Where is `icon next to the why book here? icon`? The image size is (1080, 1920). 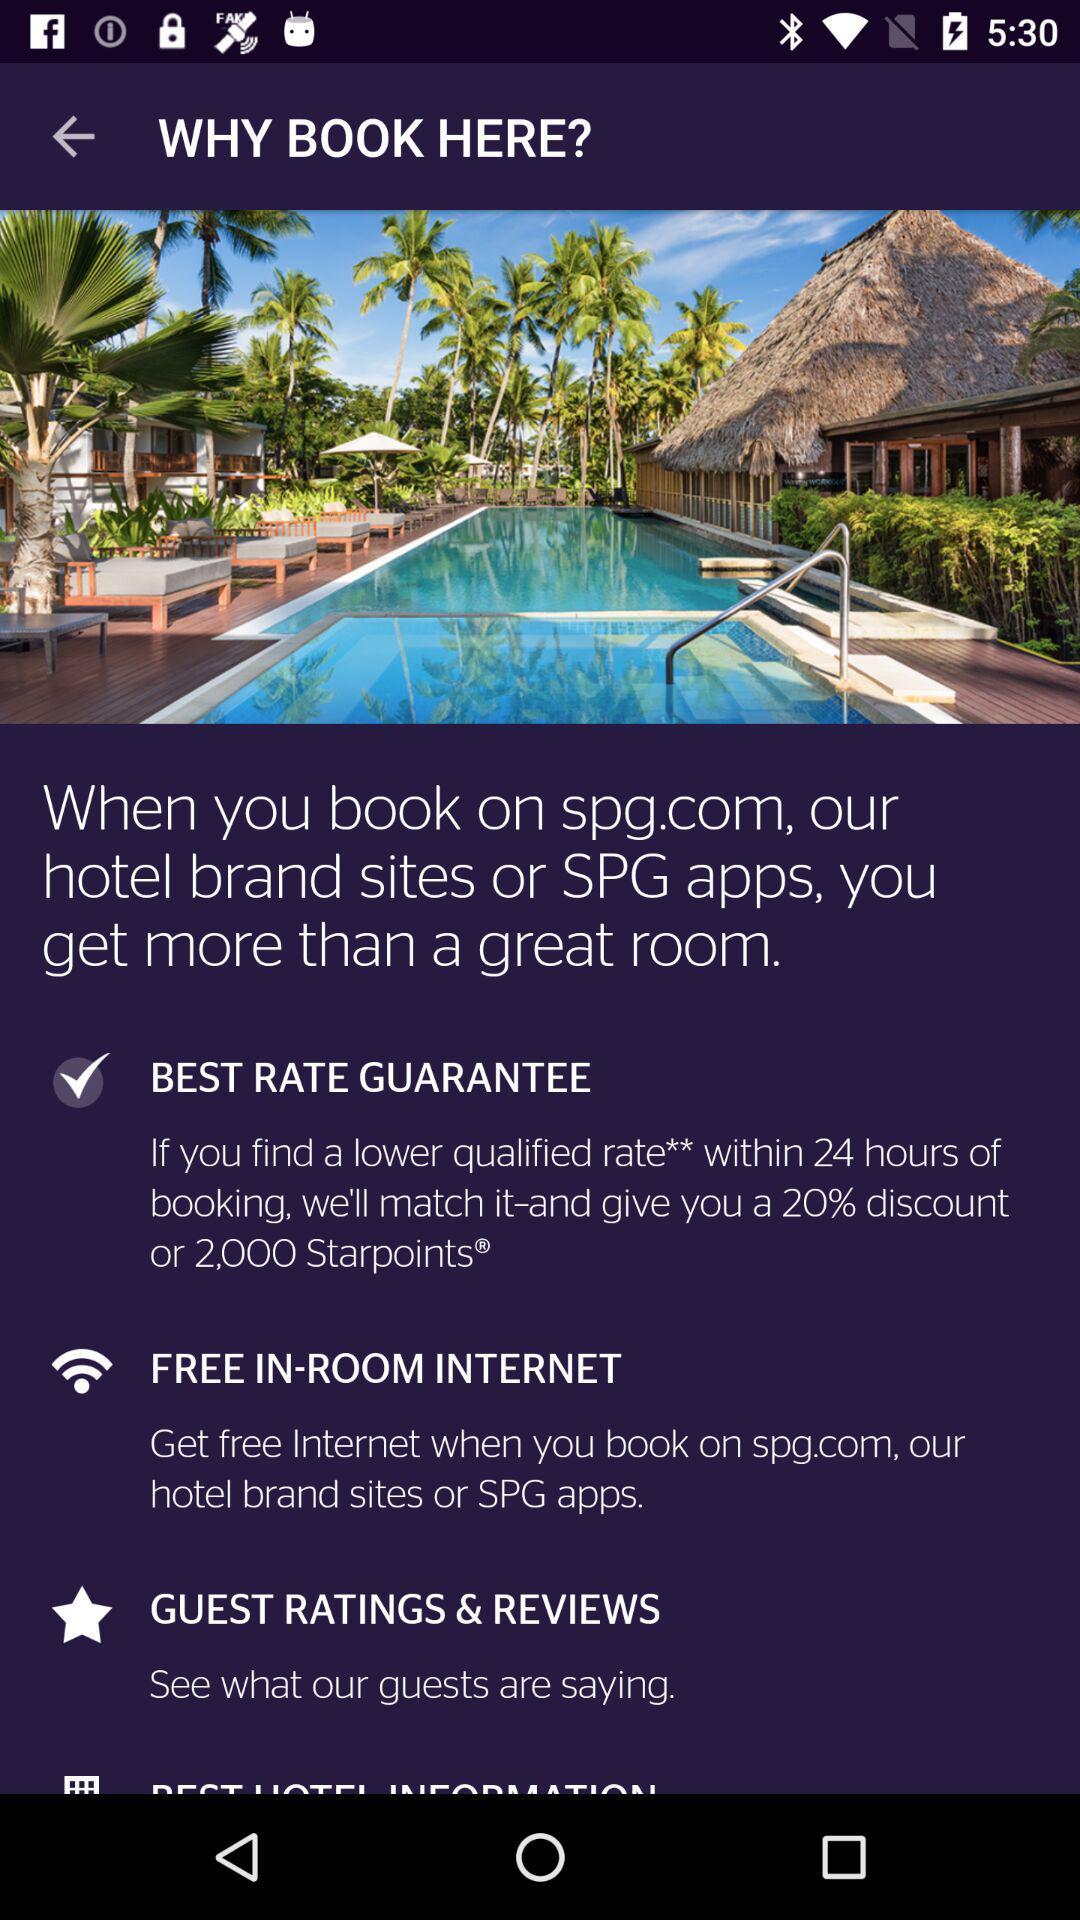 icon next to the why book here? icon is located at coordinates (72, 135).